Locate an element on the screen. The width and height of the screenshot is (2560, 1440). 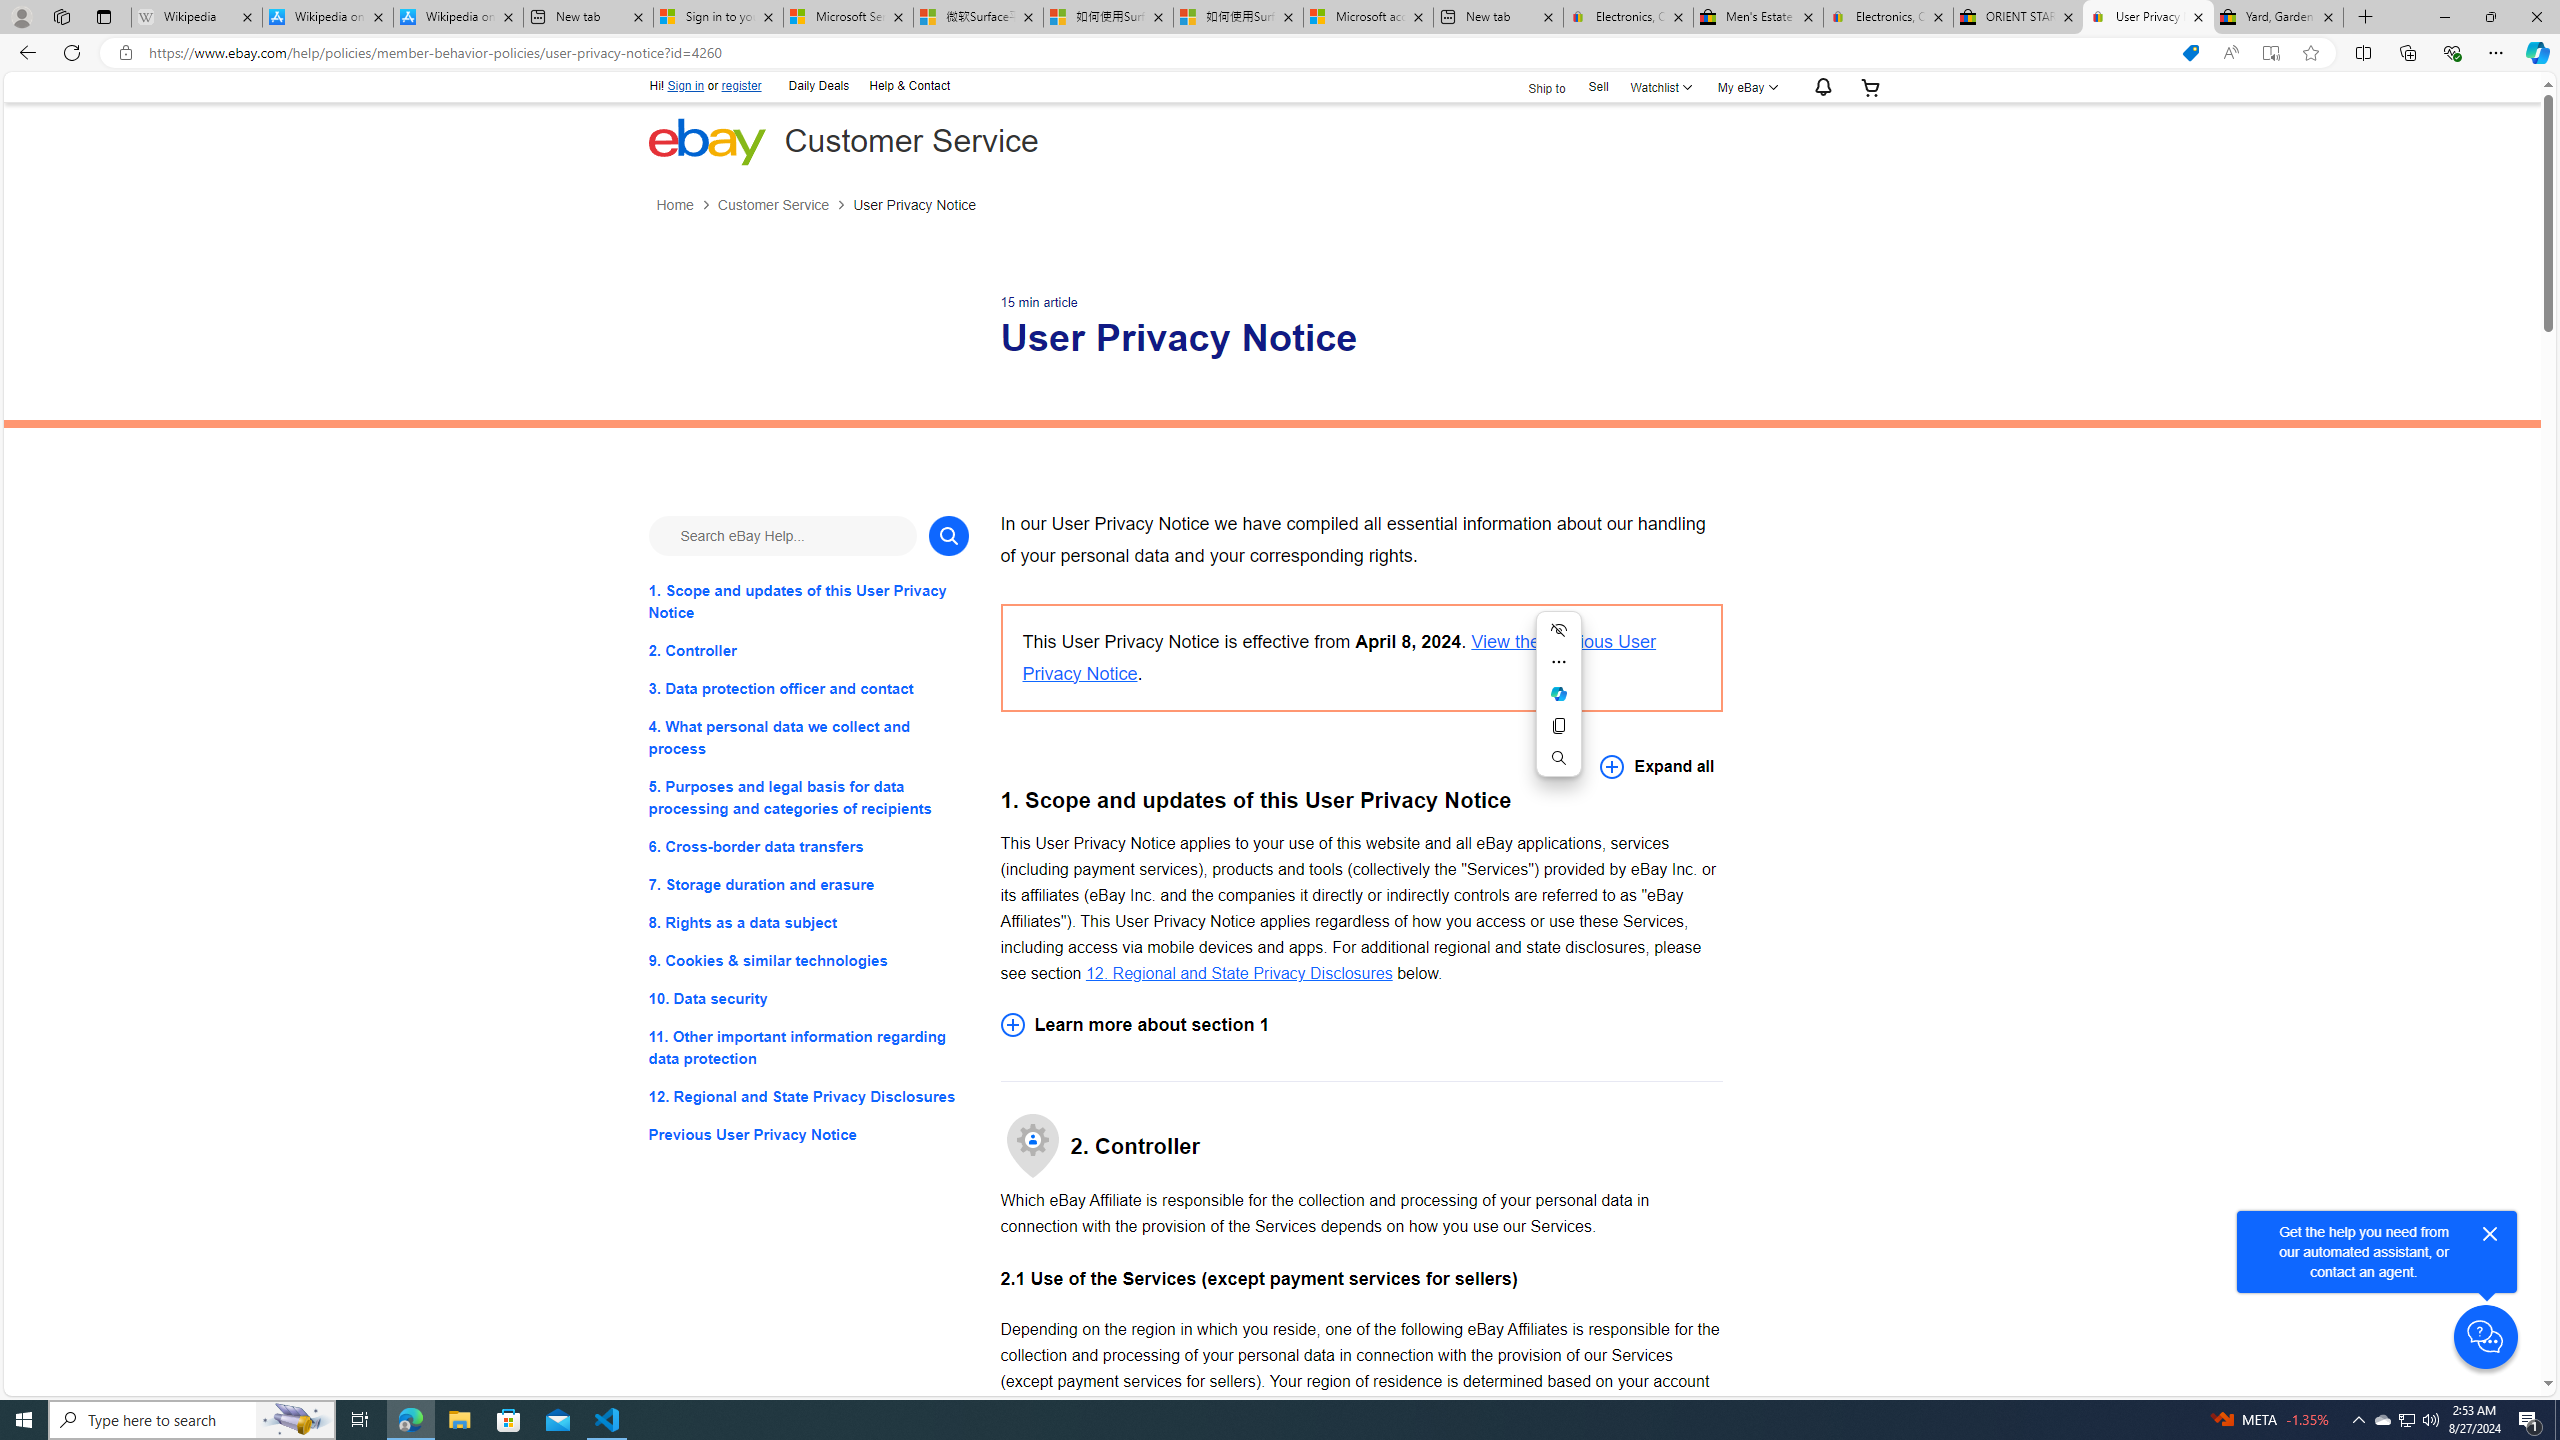
'Copy' is located at coordinates (1558, 724).